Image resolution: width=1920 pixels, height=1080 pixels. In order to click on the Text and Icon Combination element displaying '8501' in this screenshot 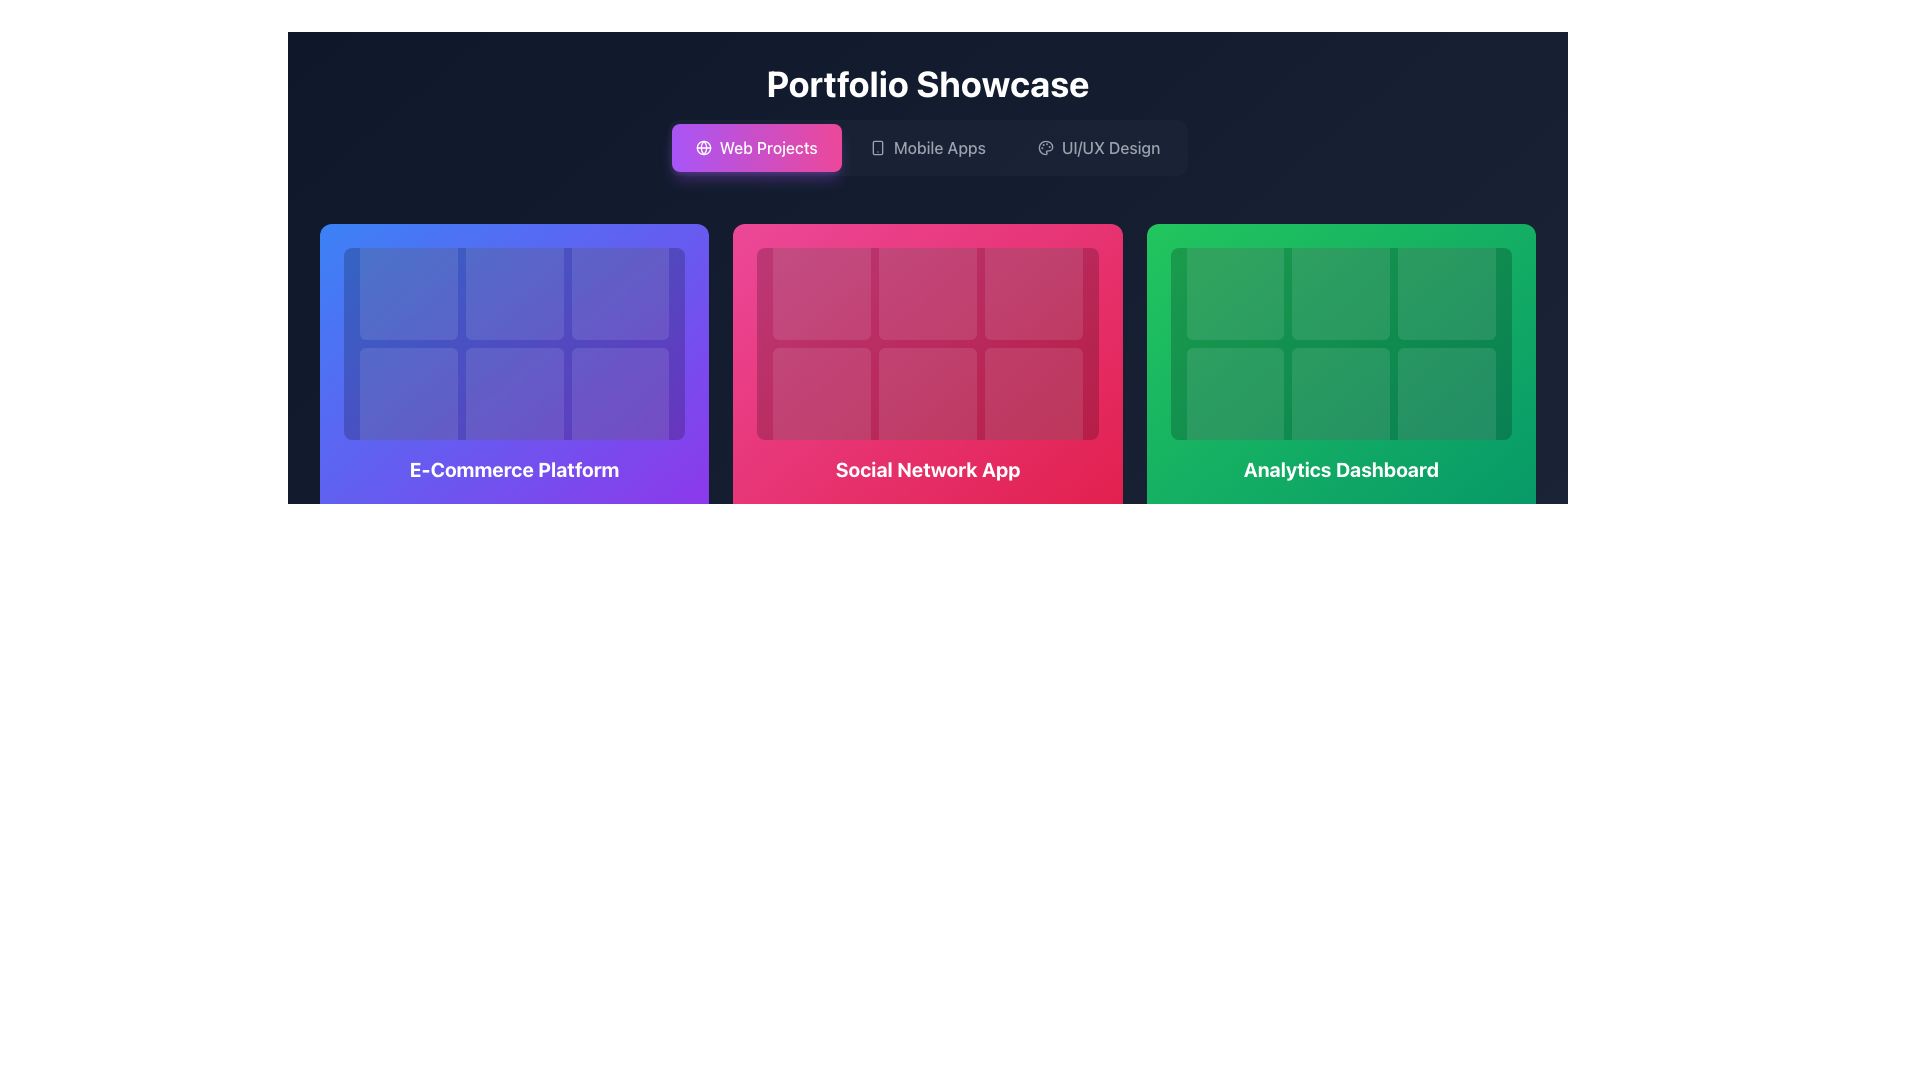, I will do `click(803, 511)`.